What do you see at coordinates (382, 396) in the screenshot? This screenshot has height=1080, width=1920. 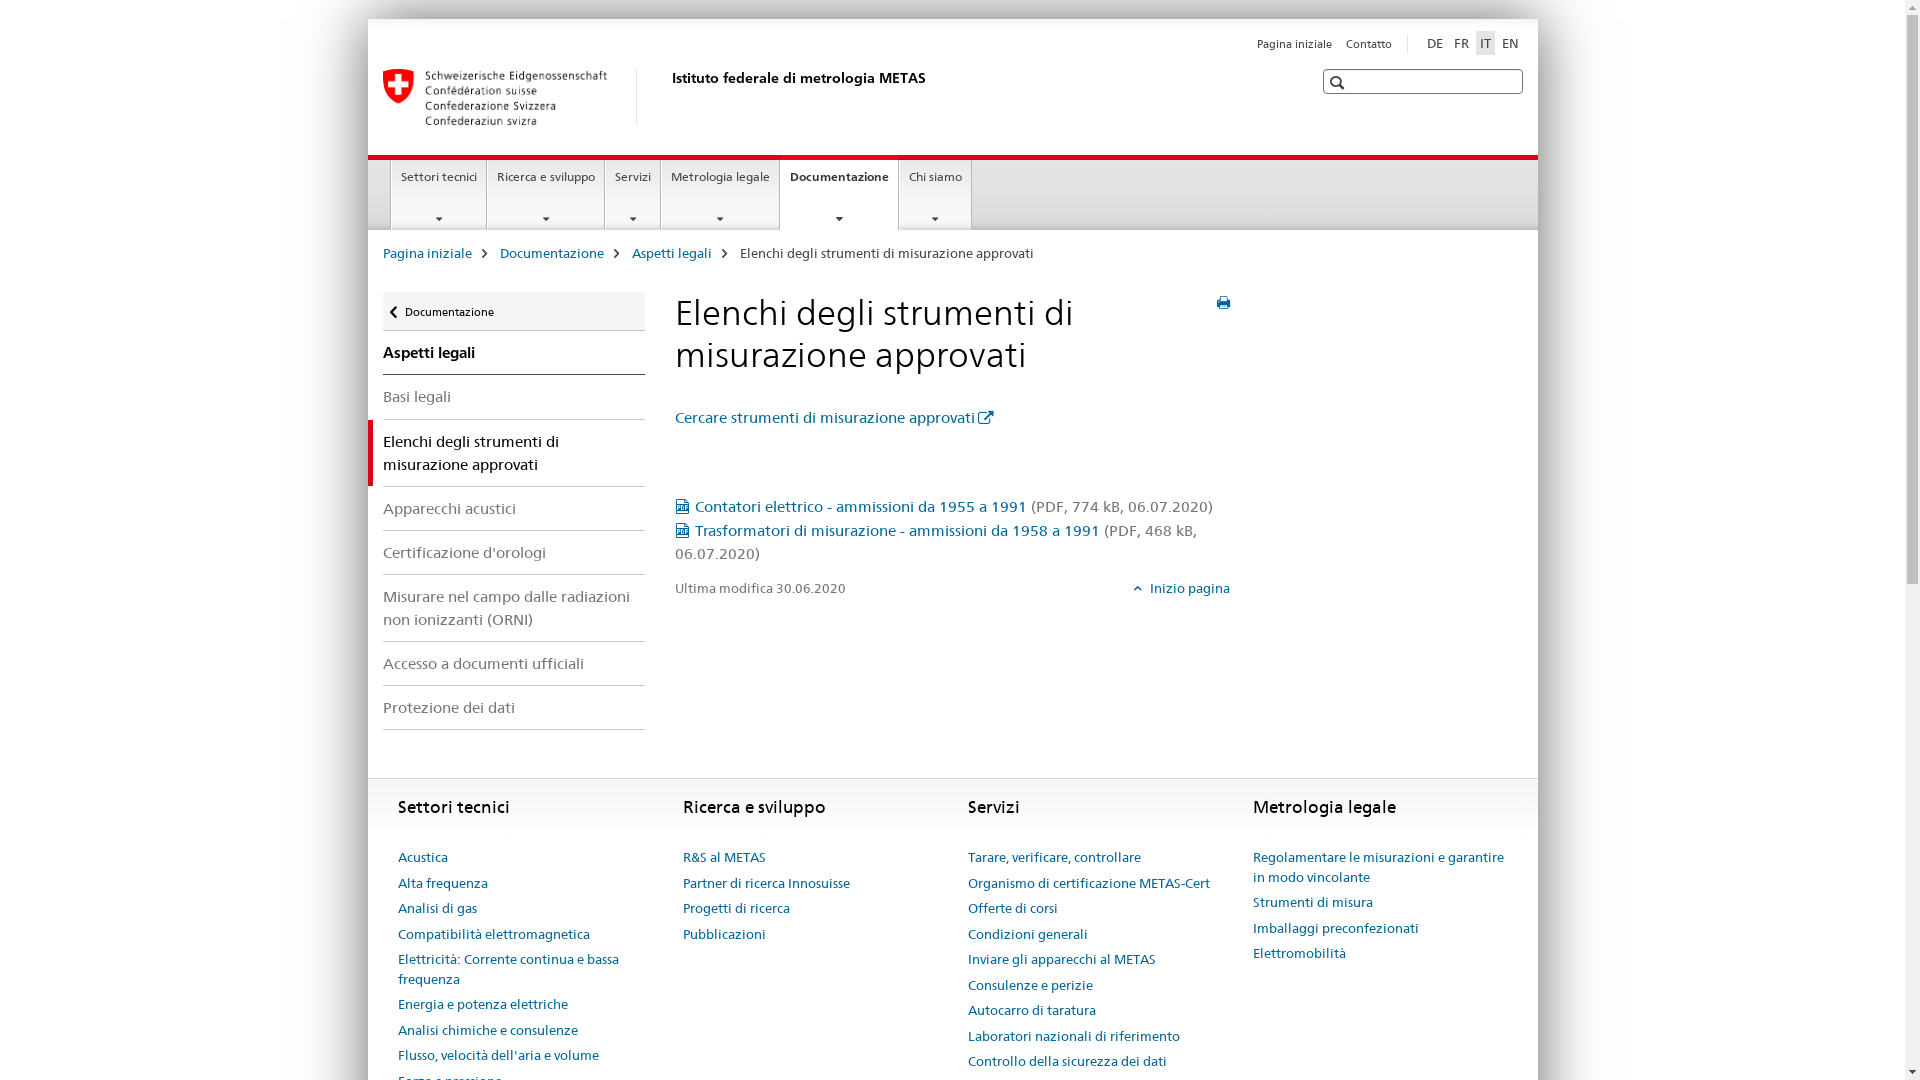 I see `'Basi legali'` at bounding box center [382, 396].